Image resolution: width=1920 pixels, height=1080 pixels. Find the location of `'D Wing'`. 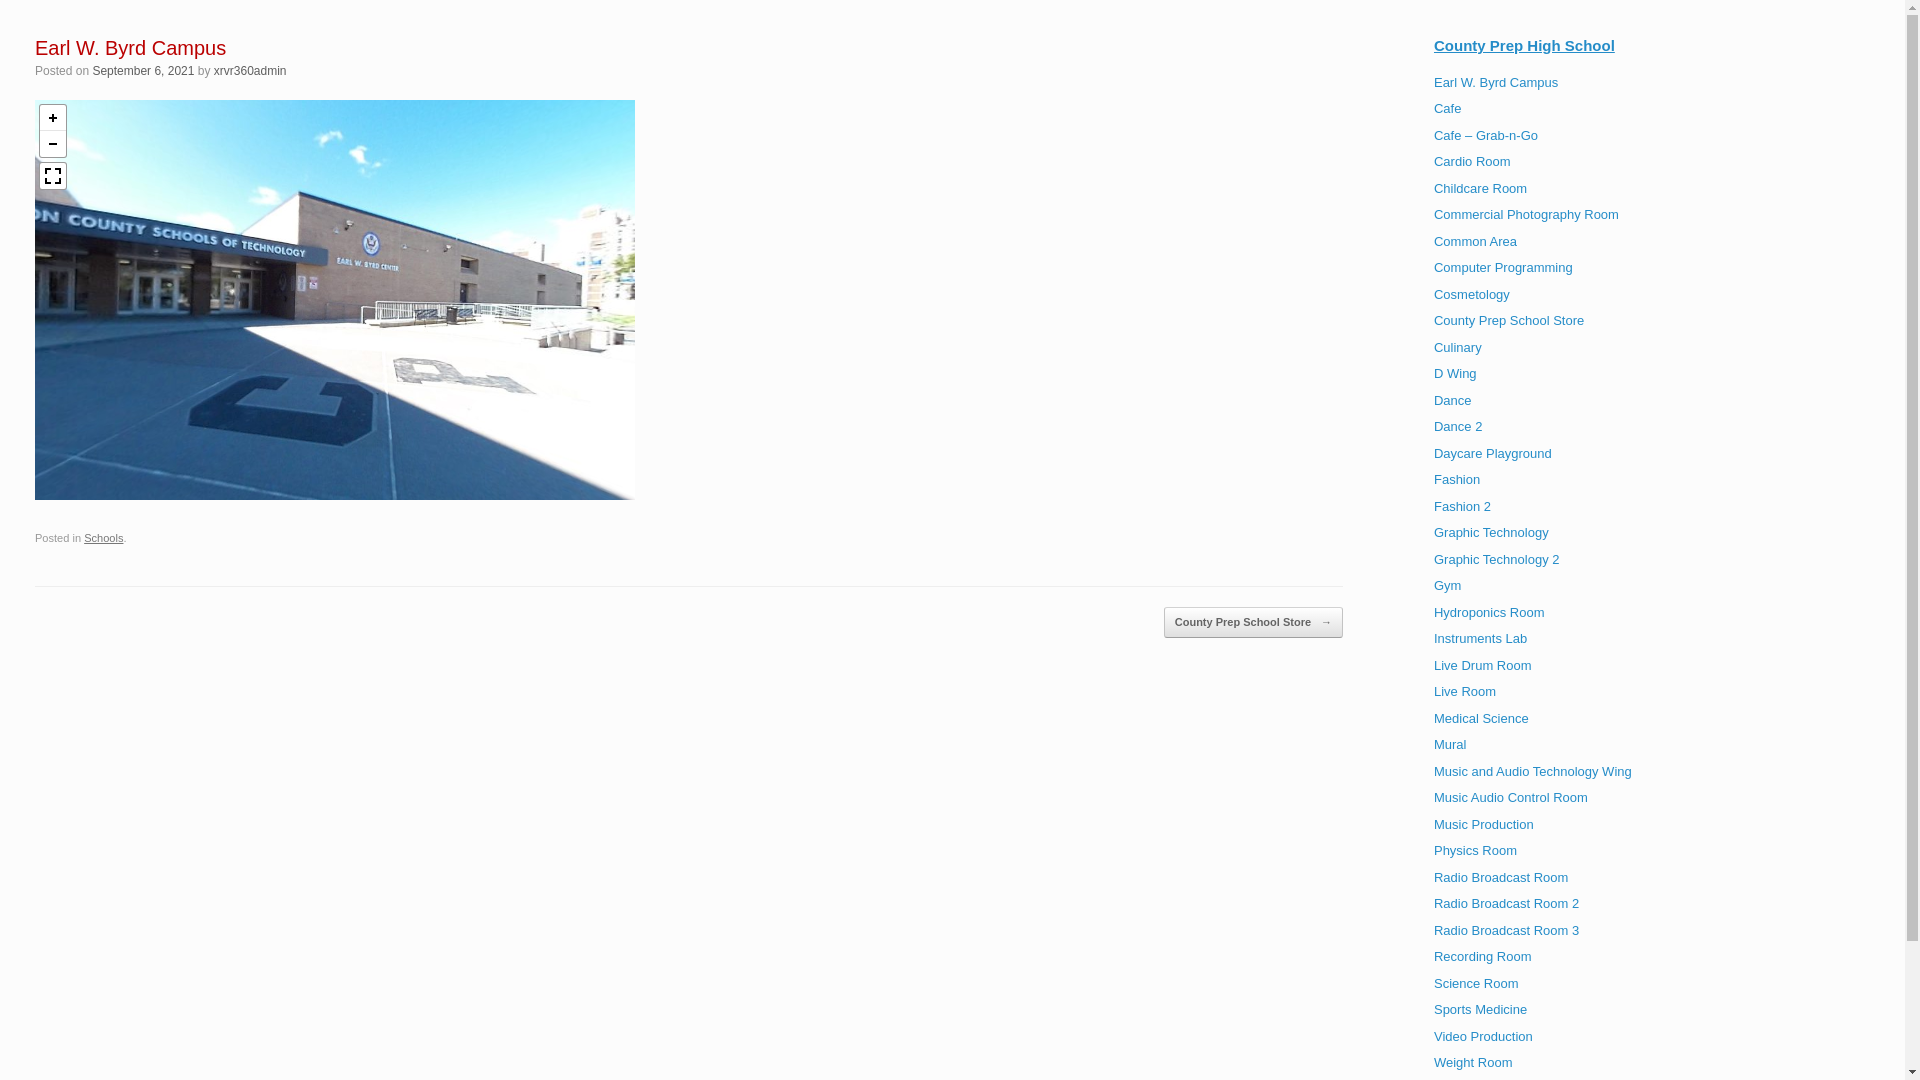

'D Wing' is located at coordinates (1433, 373).